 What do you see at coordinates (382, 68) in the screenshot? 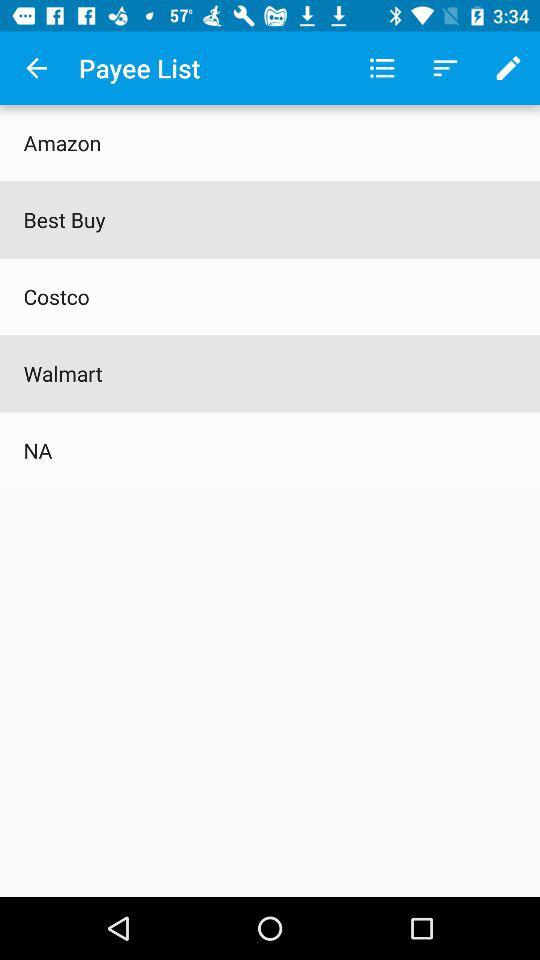
I see `app to the right of payee list icon` at bounding box center [382, 68].